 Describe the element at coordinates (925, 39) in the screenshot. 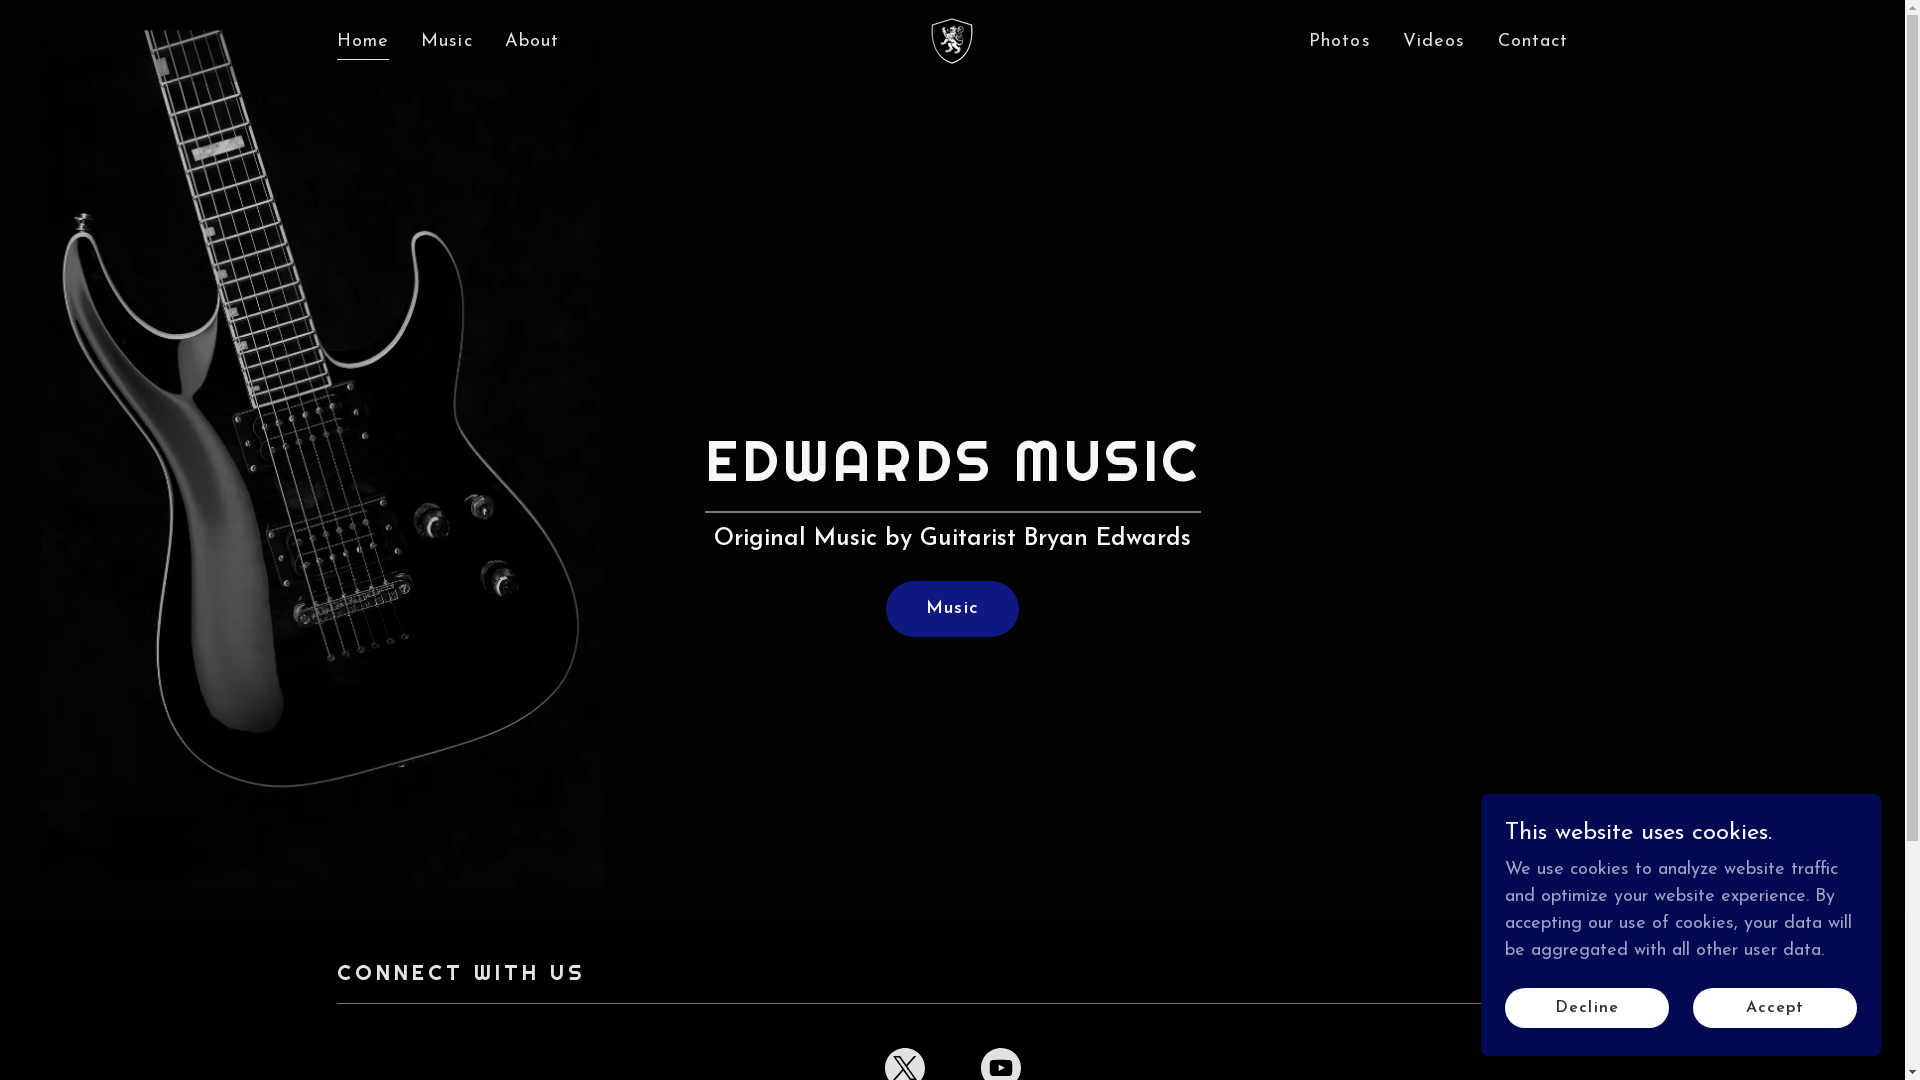

I see `'Bryan Edwards'` at that location.